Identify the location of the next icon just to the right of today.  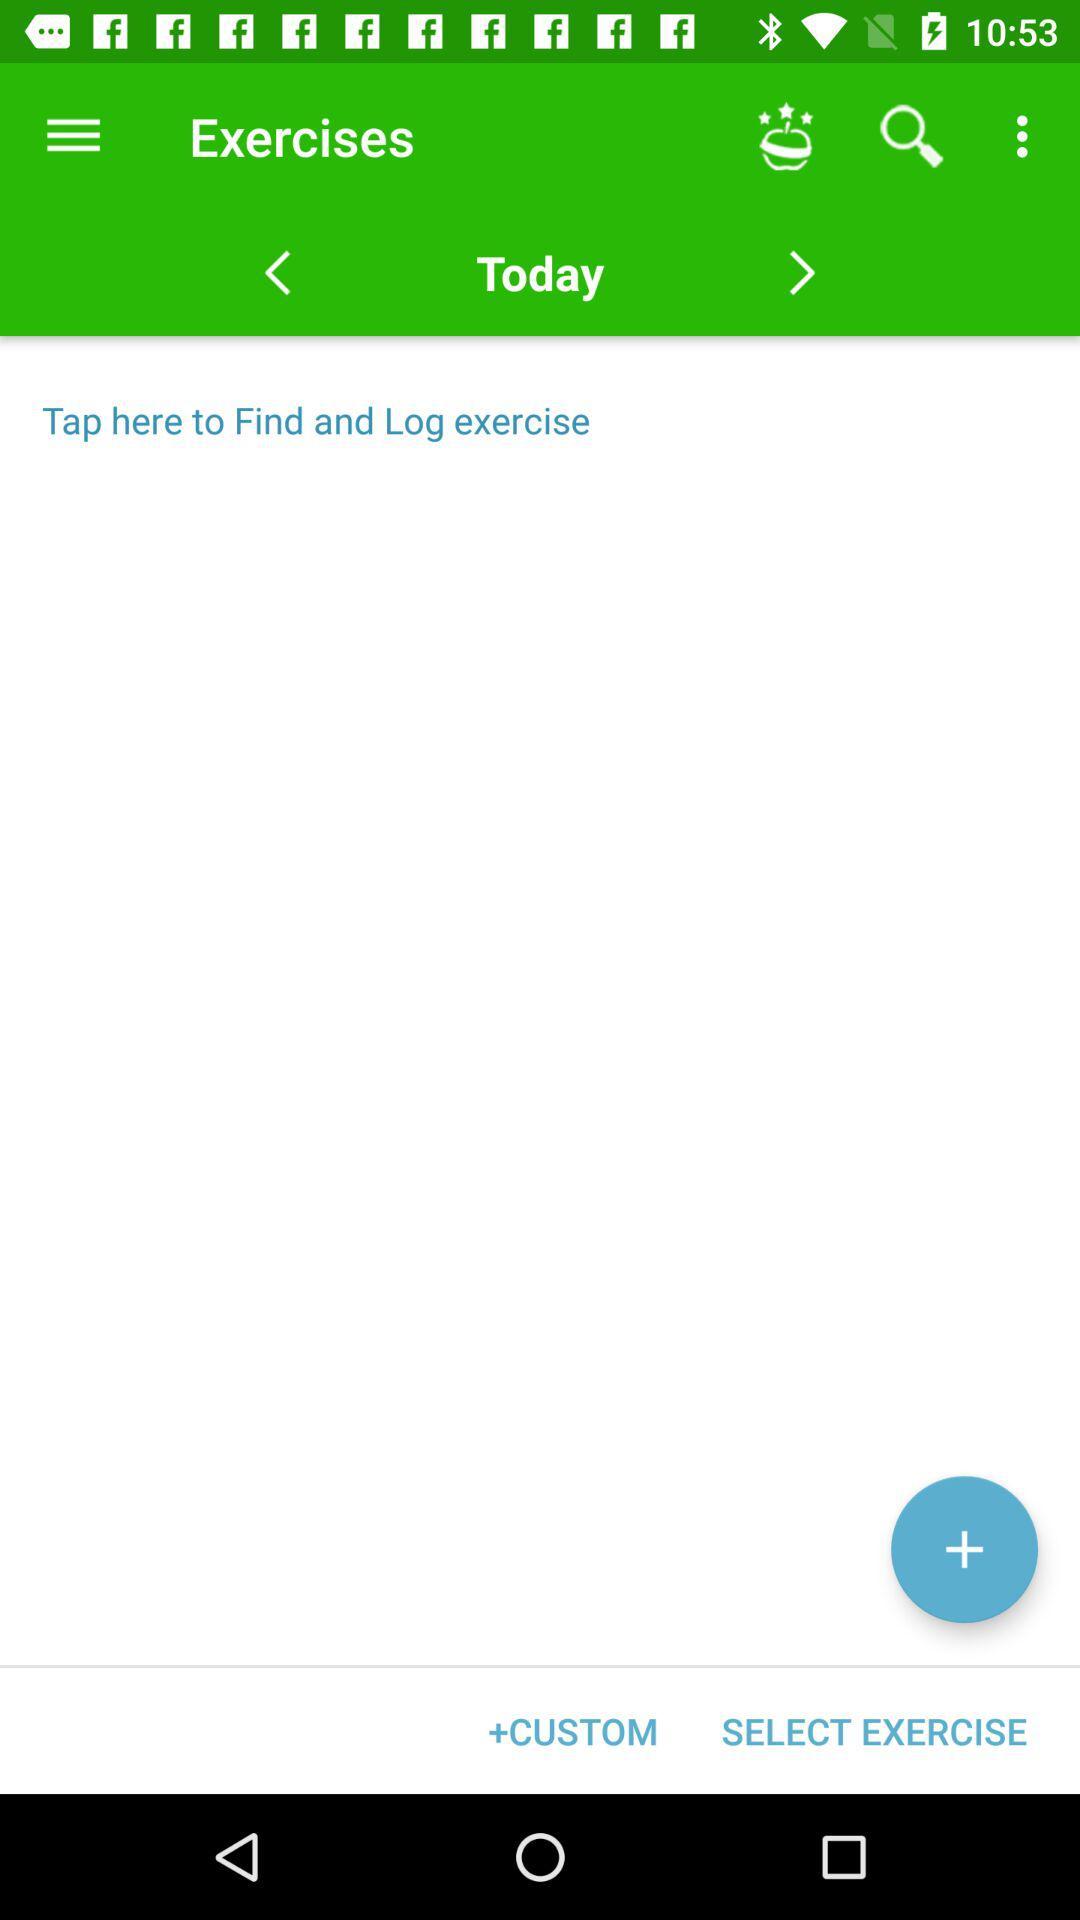
(801, 272).